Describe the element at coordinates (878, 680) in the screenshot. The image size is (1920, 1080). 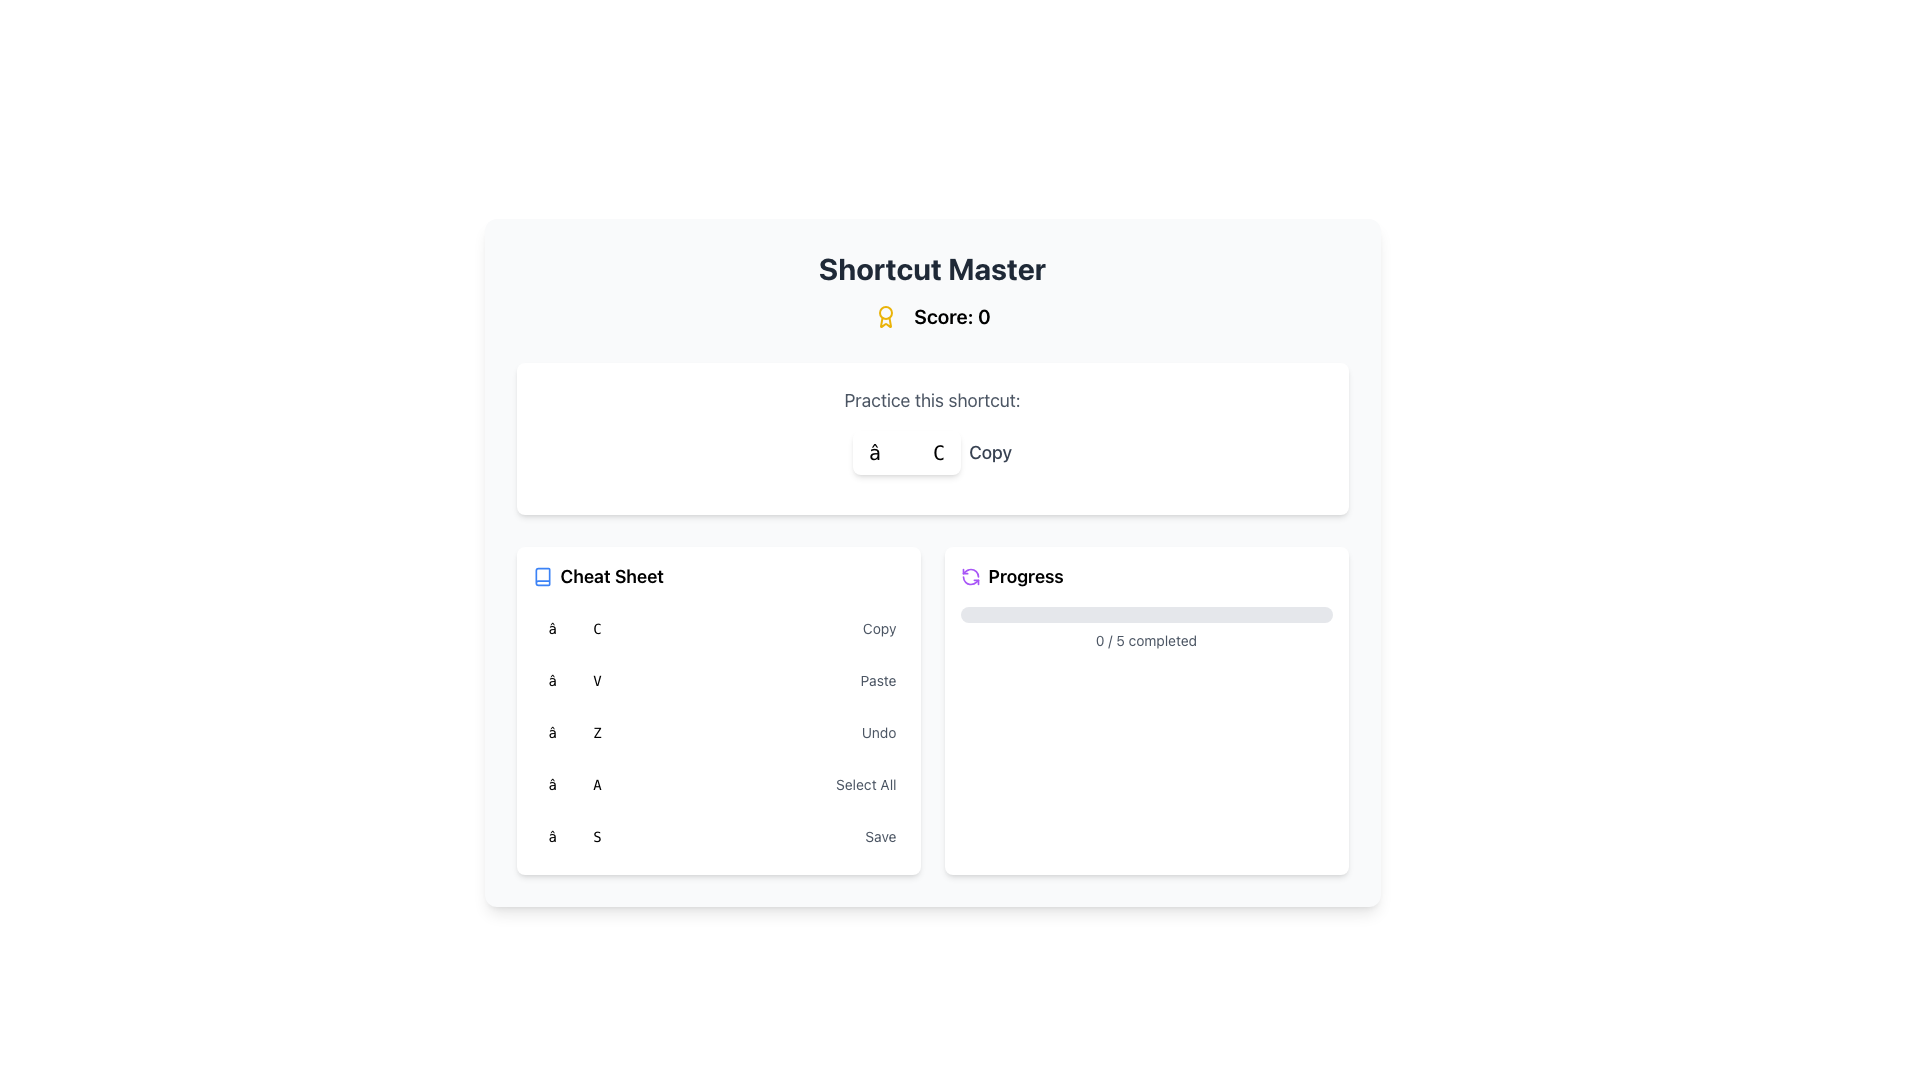
I see `the text label reading 'Paste', which is styled in small gray font and located in the 'Cheat Sheet' section, adjacent to other shortcut-related elements` at that location.